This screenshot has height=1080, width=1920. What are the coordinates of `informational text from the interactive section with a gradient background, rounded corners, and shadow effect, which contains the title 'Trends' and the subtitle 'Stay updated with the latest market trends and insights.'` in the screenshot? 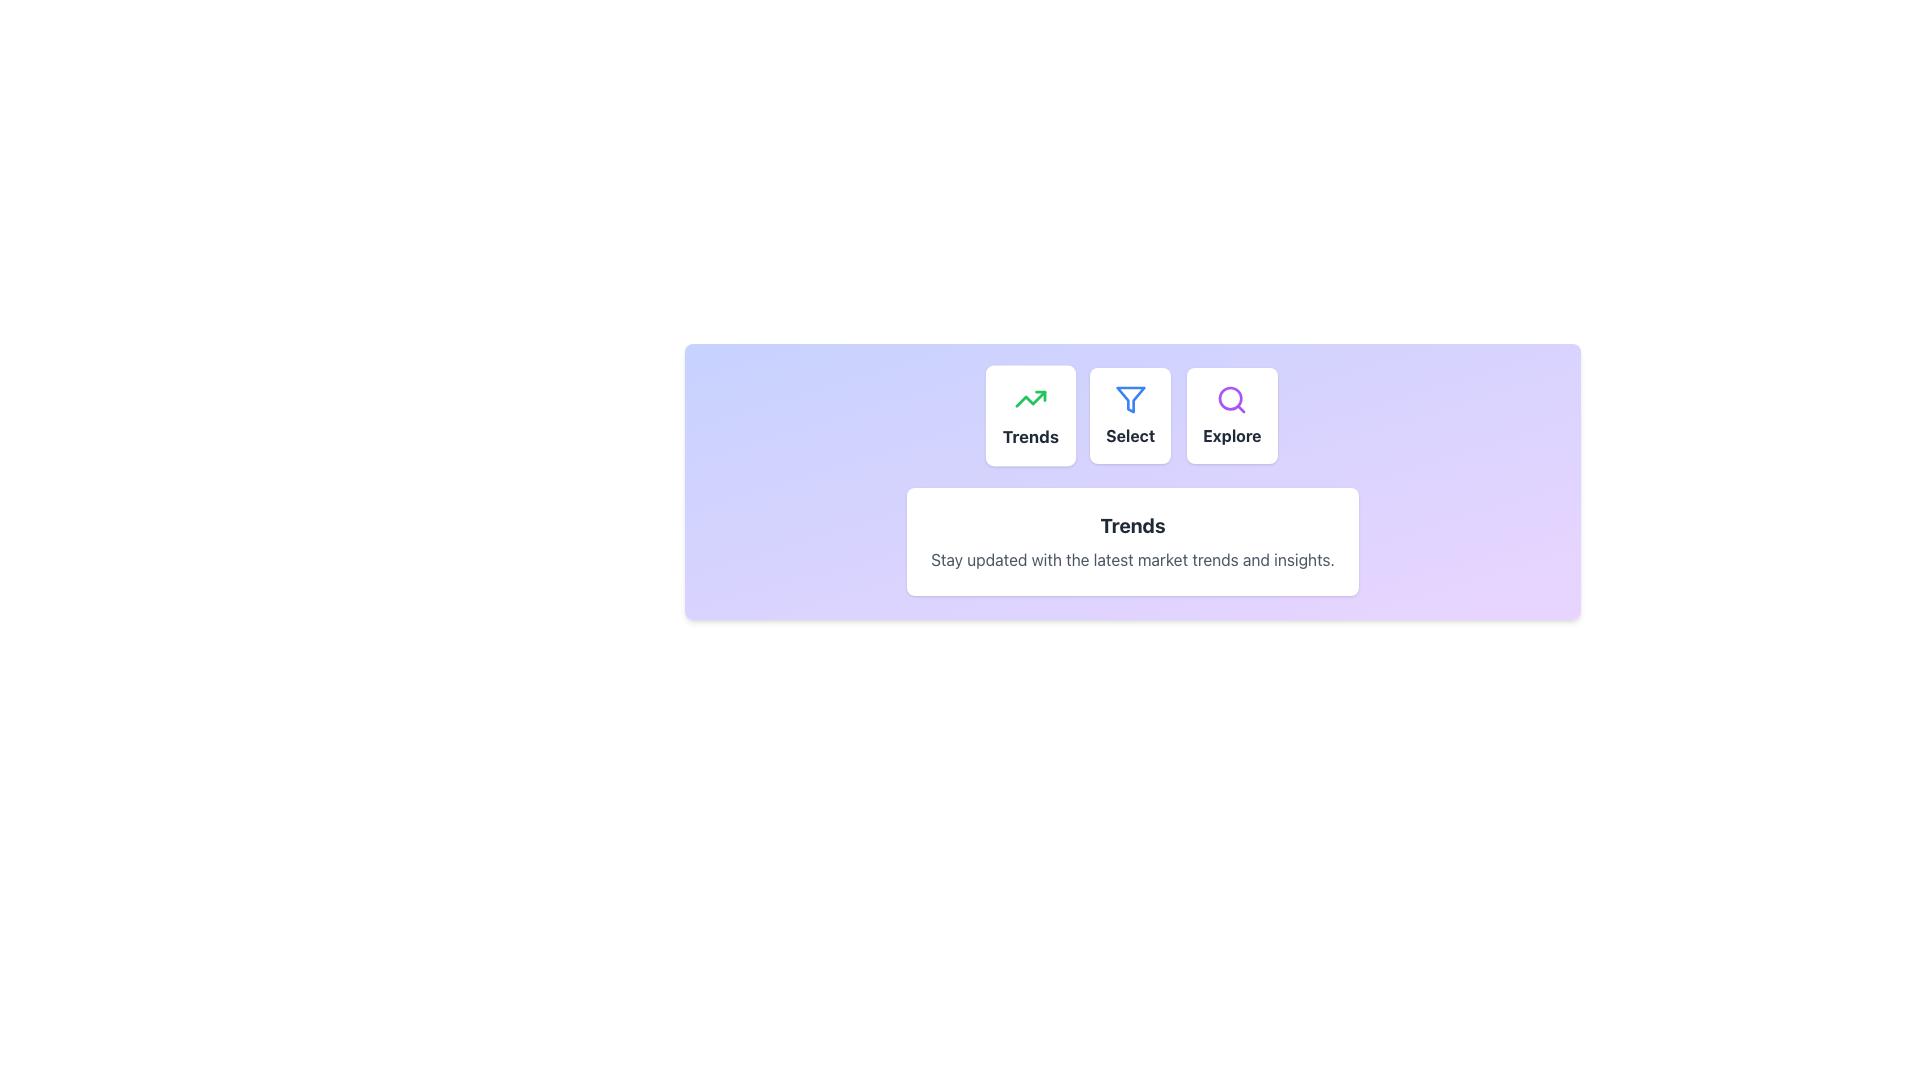 It's located at (1132, 482).